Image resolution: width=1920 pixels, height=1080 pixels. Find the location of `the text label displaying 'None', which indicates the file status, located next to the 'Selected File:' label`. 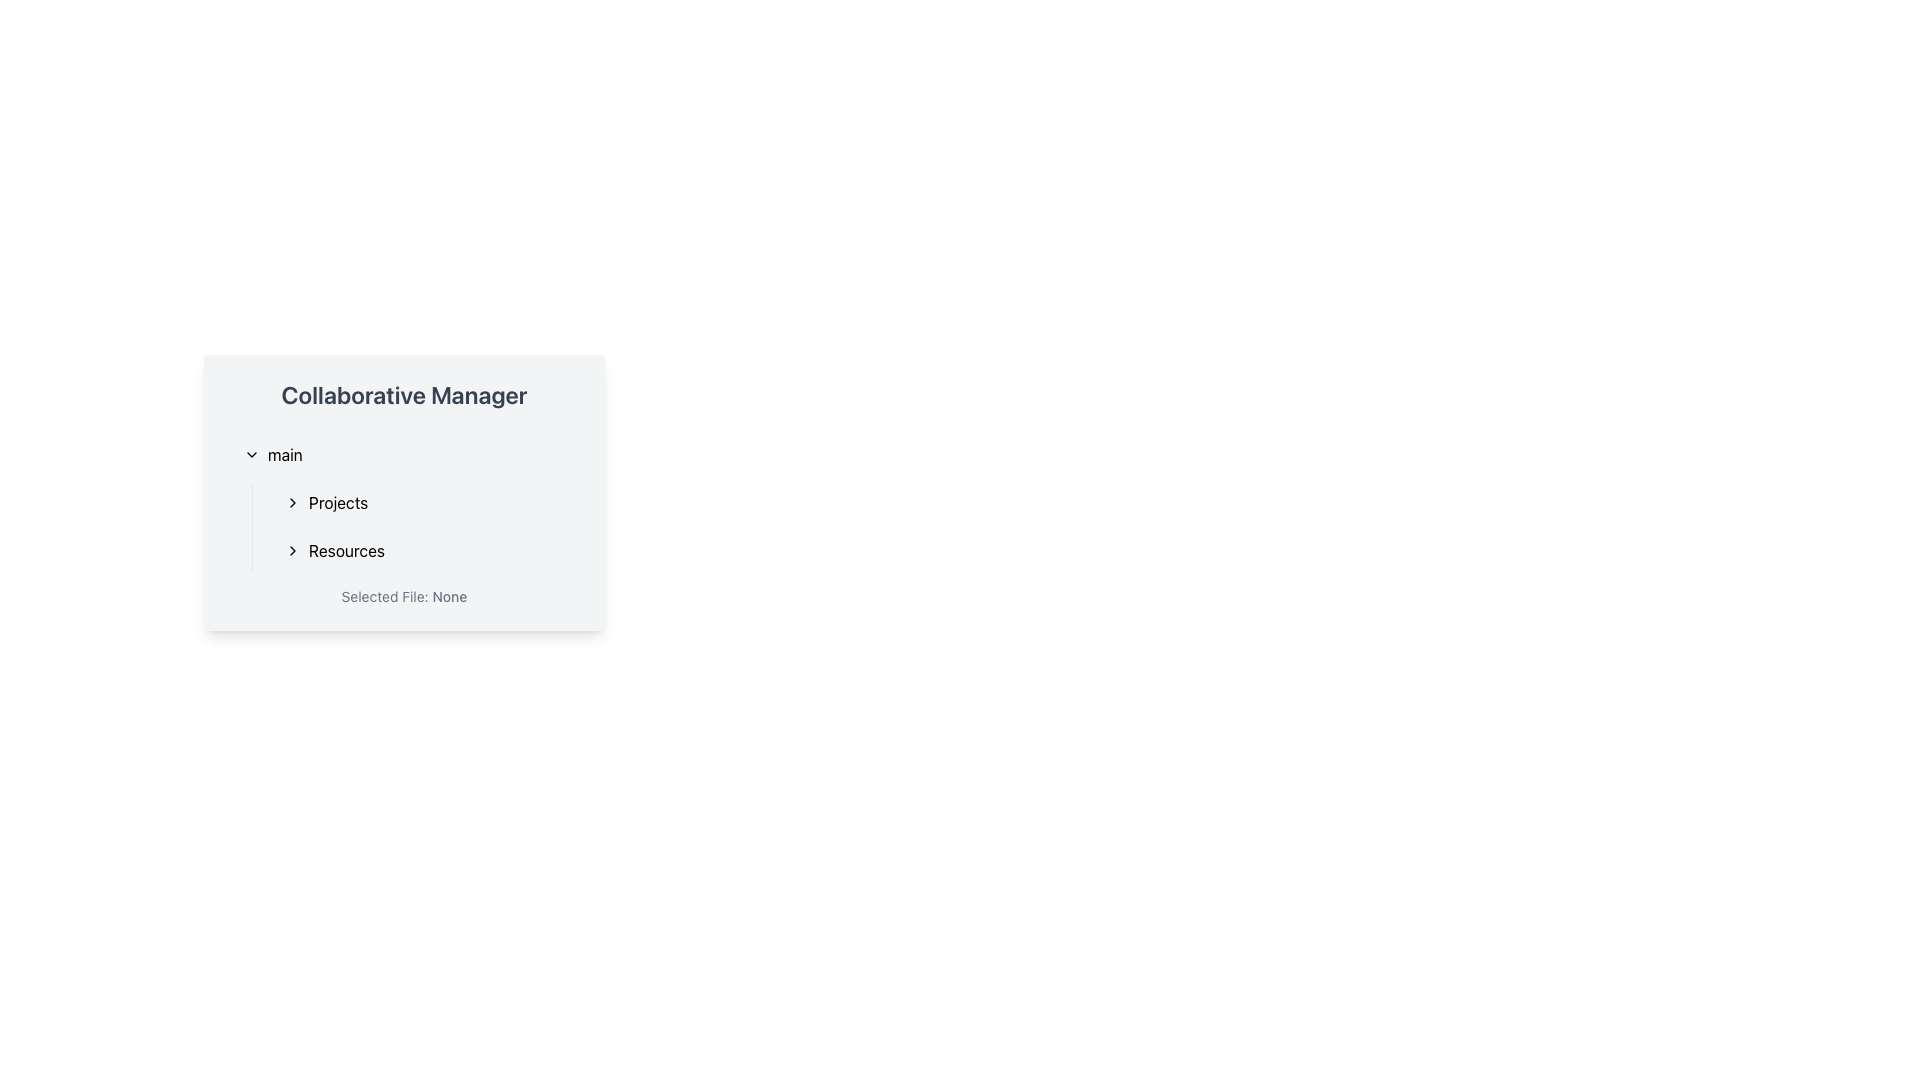

the text label displaying 'None', which indicates the file status, located next to the 'Selected File:' label is located at coordinates (448, 595).